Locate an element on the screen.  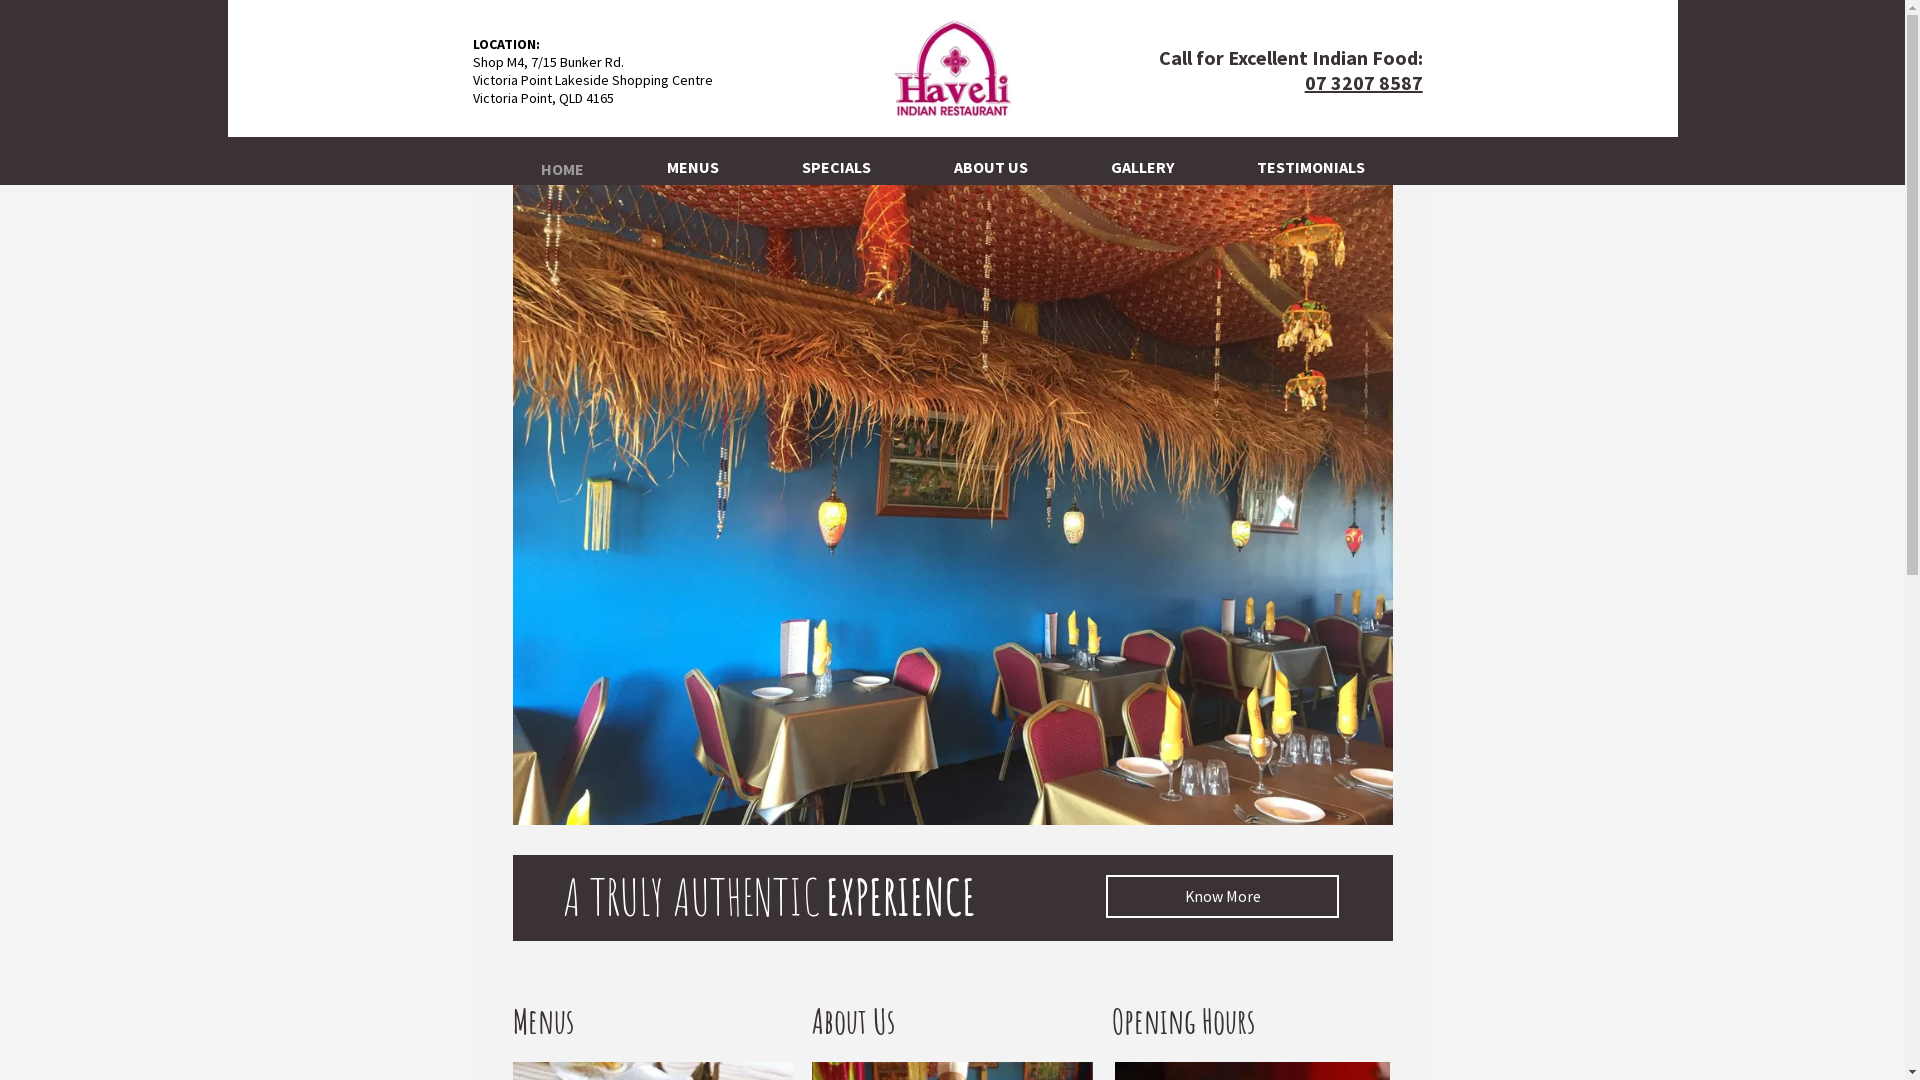
'TESTIMONIALS' is located at coordinates (1310, 160).